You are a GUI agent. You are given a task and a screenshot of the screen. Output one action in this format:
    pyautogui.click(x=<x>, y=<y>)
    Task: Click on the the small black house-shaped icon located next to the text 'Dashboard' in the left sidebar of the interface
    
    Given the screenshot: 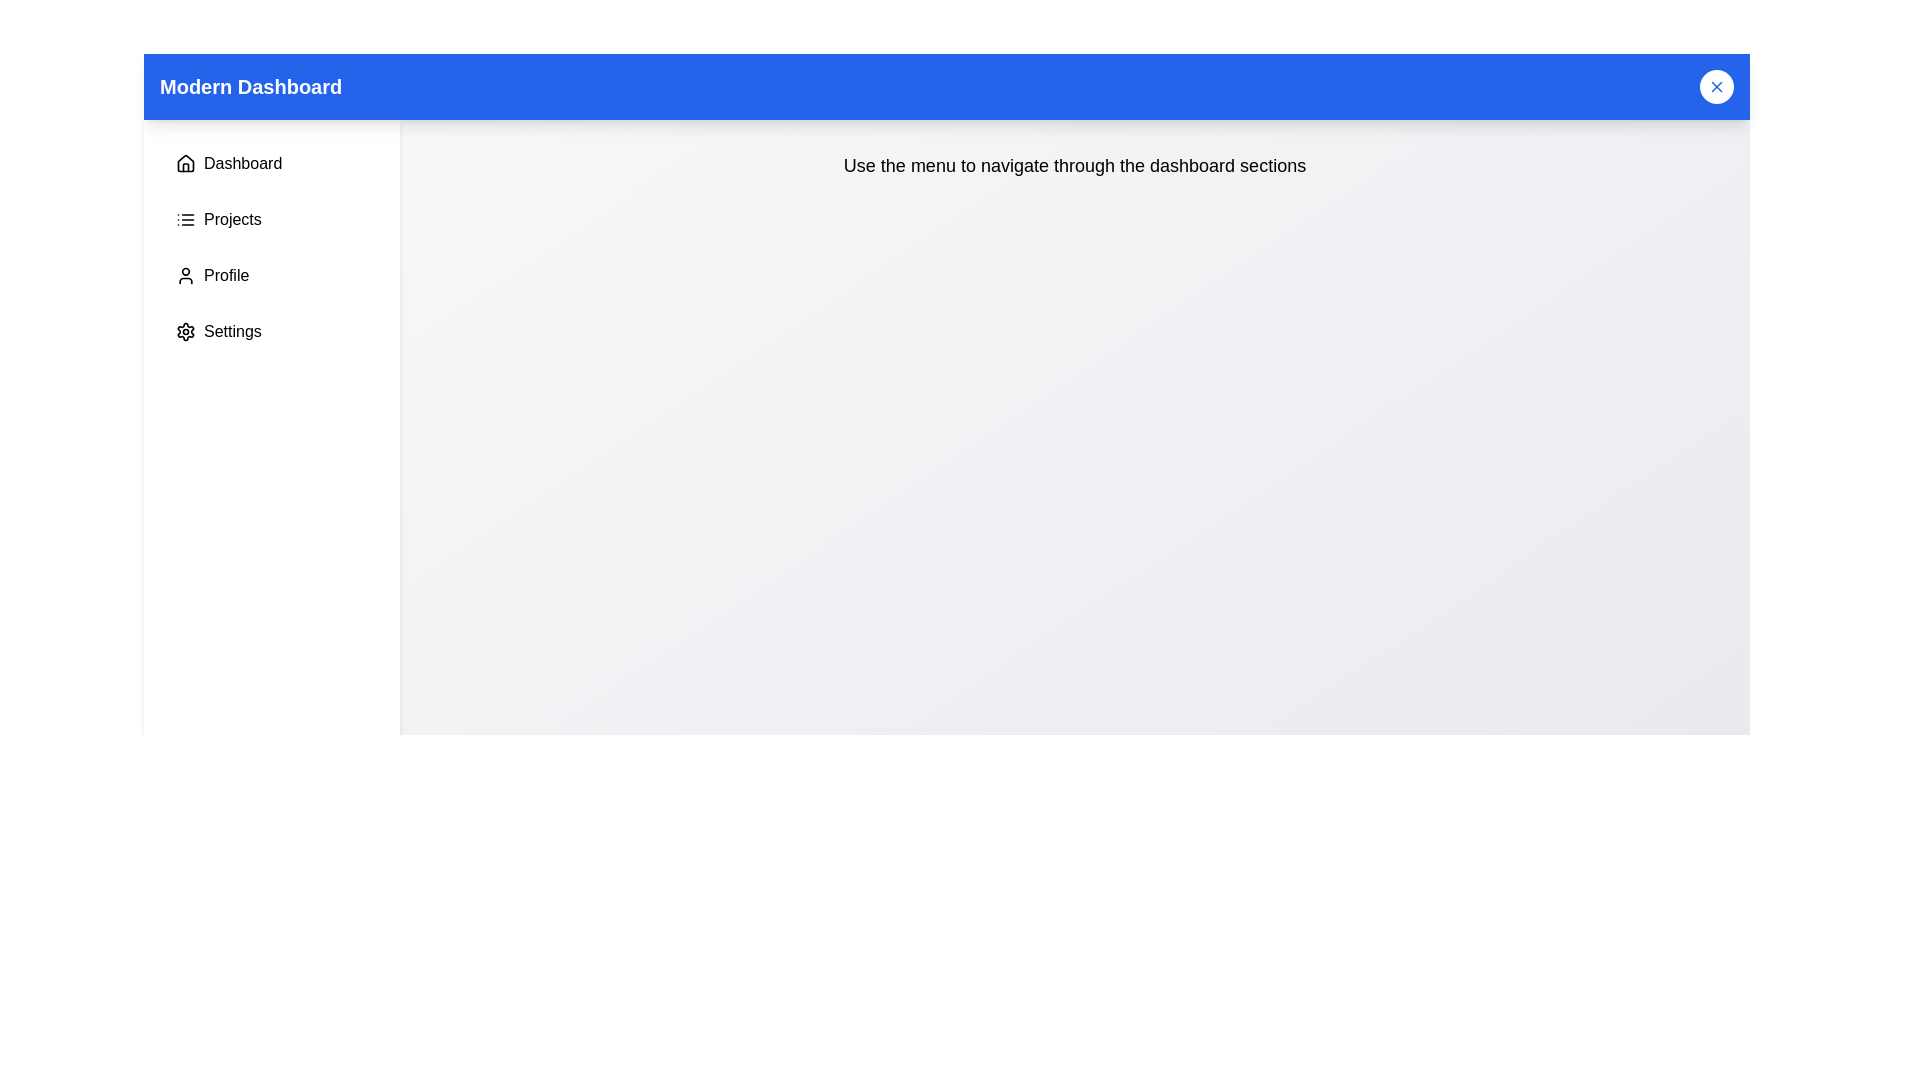 What is the action you would take?
    pyautogui.click(x=186, y=163)
    